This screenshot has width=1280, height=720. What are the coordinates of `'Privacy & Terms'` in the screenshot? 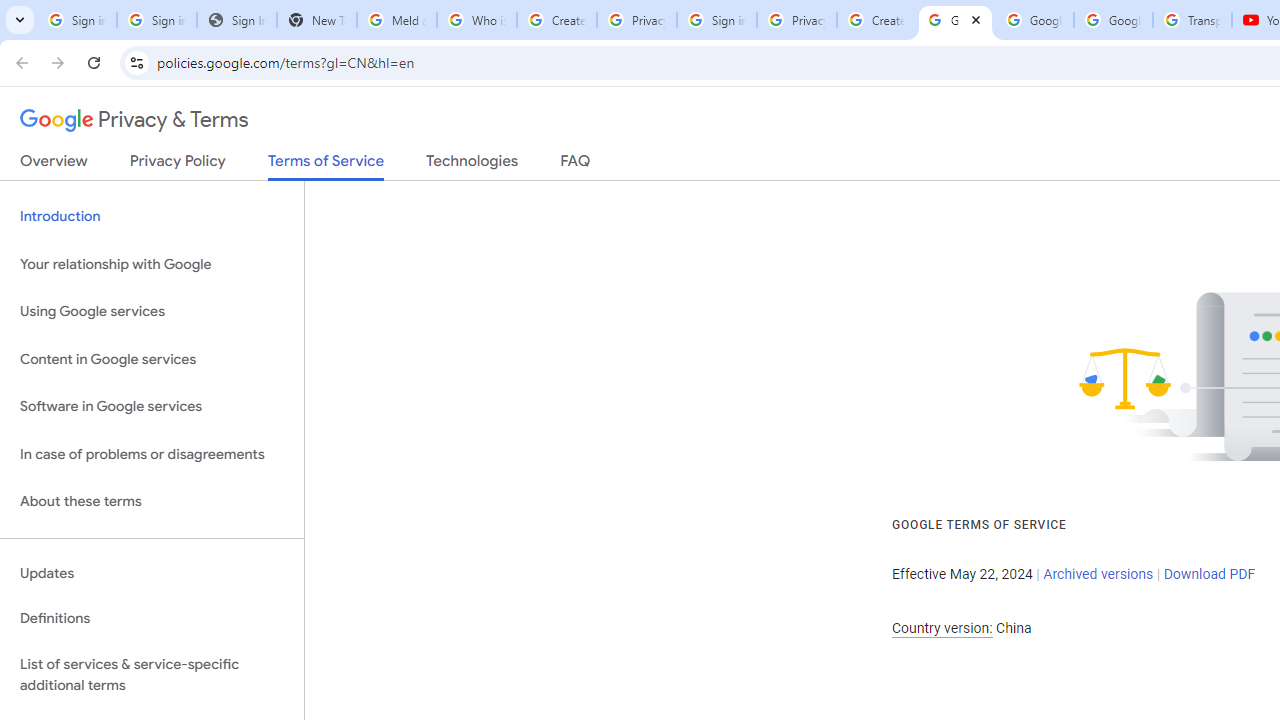 It's located at (134, 120).